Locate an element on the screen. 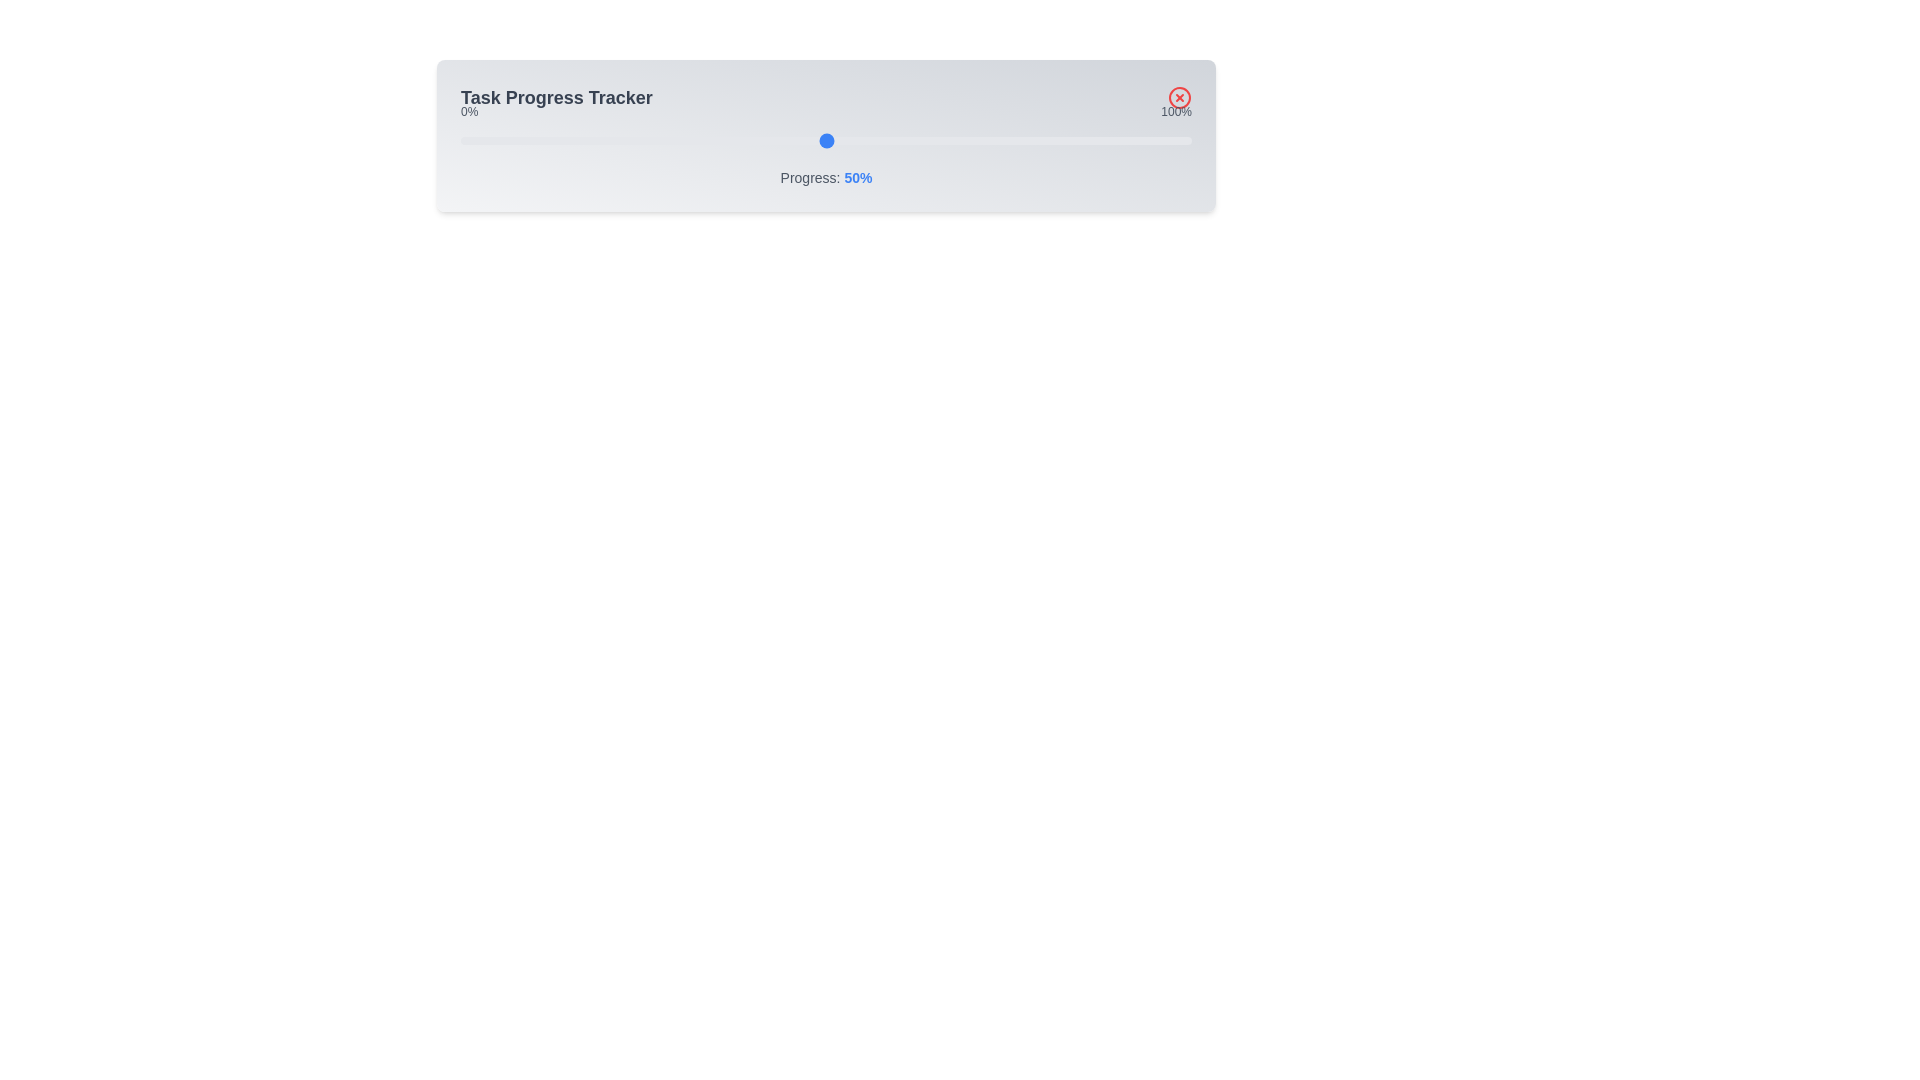 The width and height of the screenshot is (1920, 1080). task progress is located at coordinates (811, 140).